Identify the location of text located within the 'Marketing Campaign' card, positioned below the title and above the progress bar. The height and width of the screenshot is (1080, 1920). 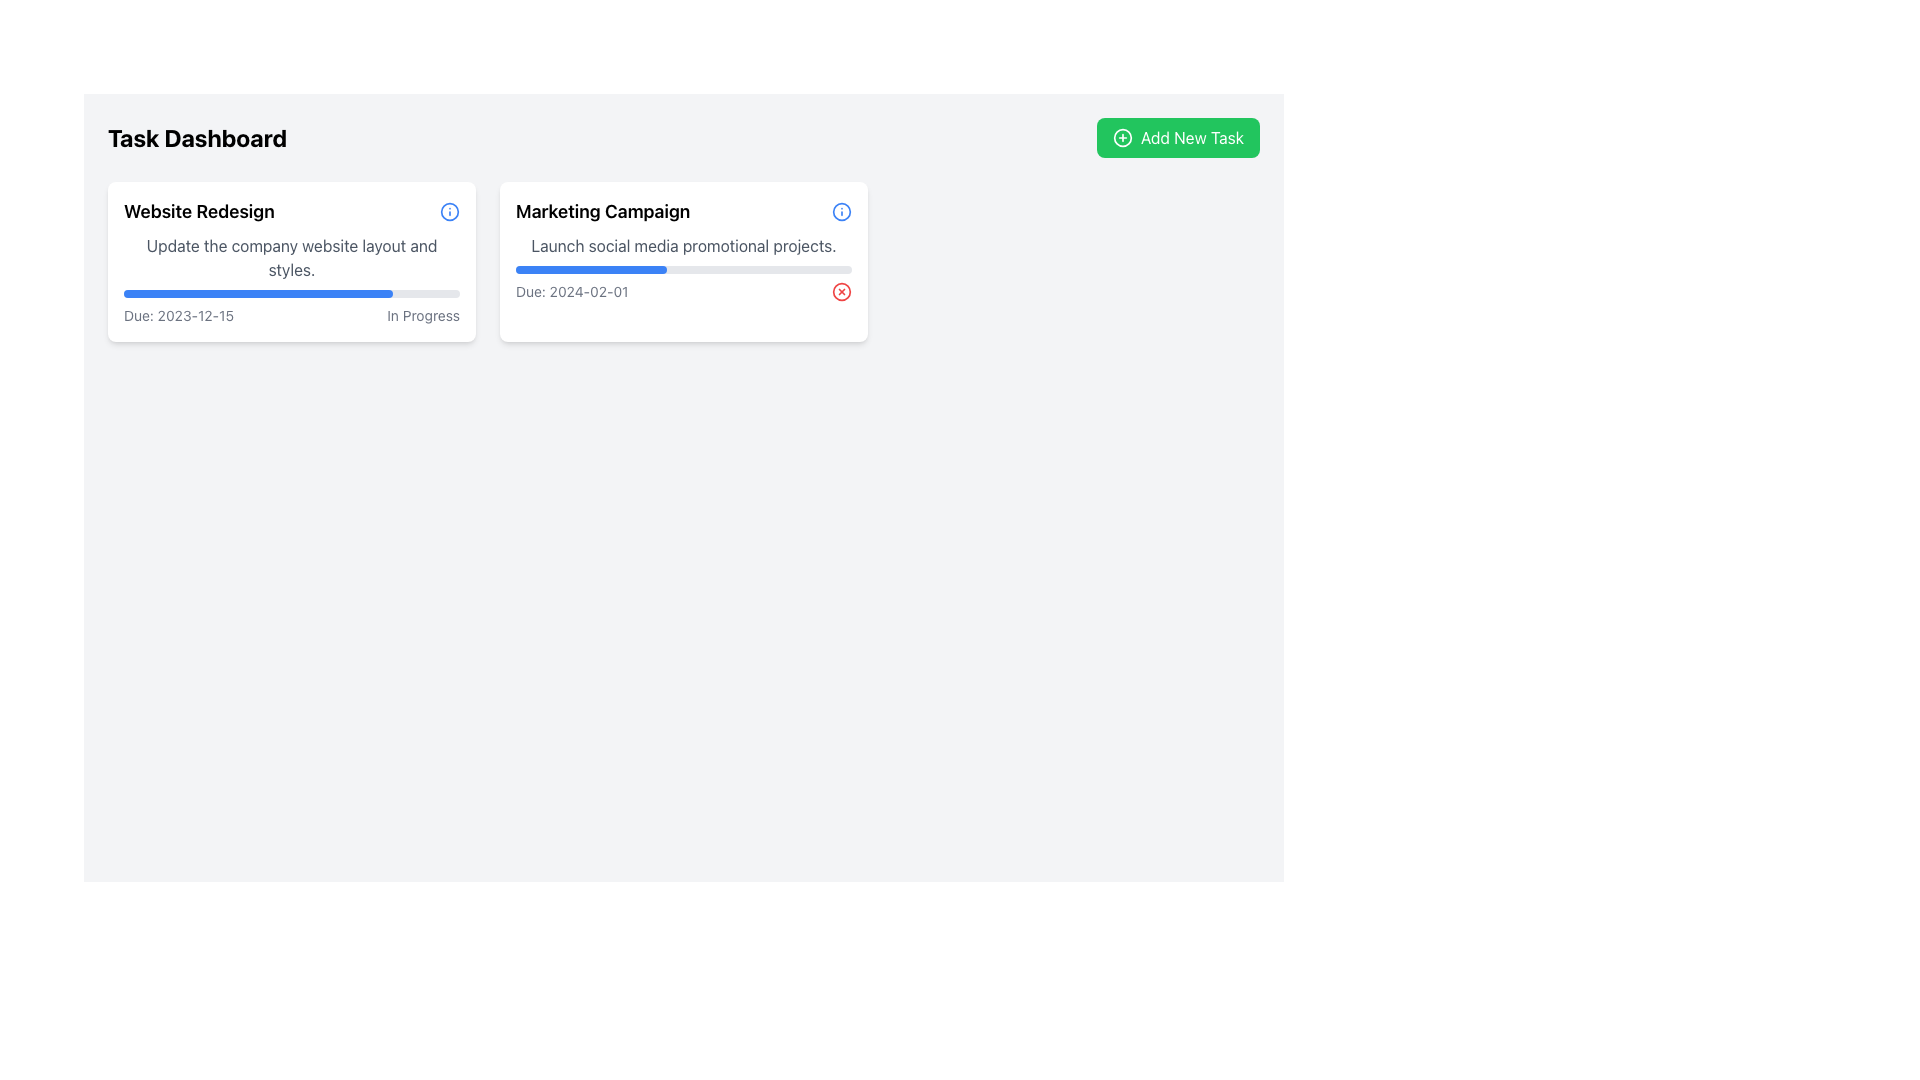
(684, 245).